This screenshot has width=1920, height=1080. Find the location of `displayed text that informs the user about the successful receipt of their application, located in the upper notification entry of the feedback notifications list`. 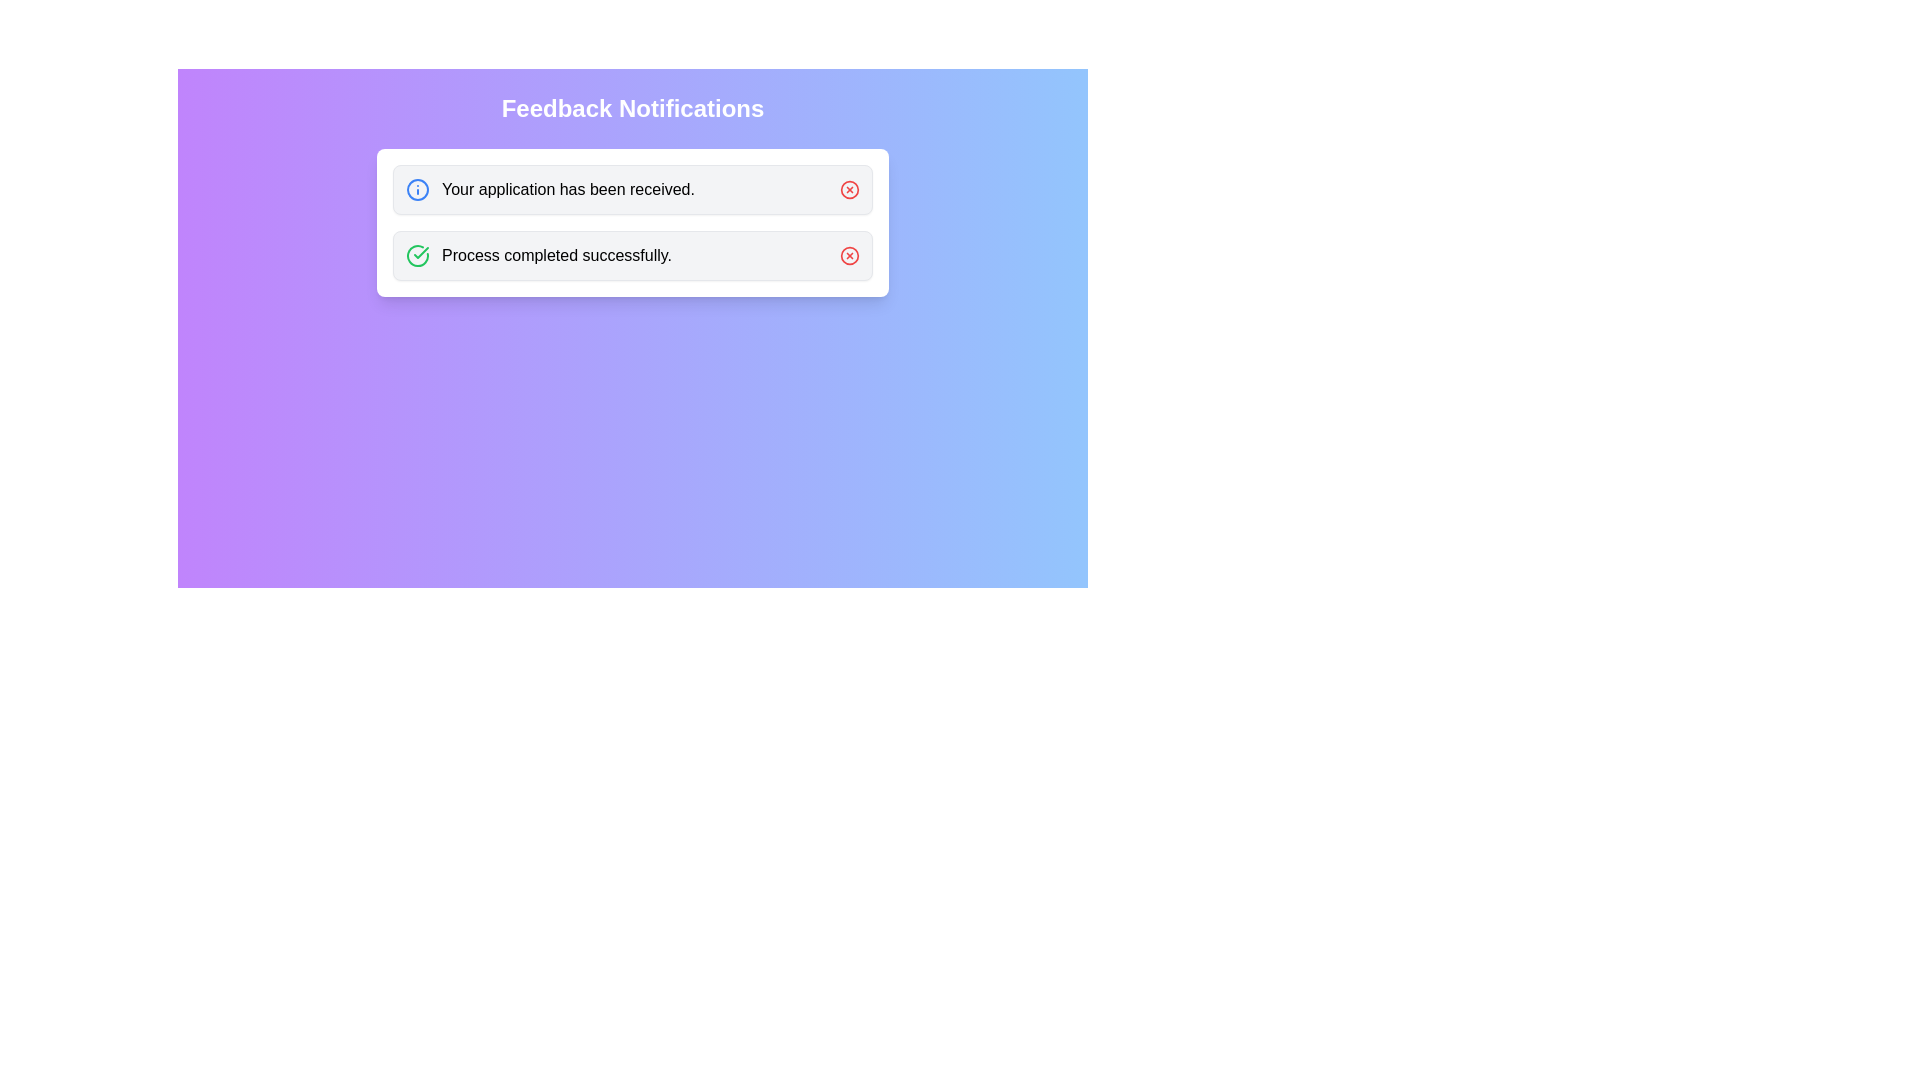

displayed text that informs the user about the successful receipt of their application, located in the upper notification entry of the feedback notifications list is located at coordinates (567, 189).